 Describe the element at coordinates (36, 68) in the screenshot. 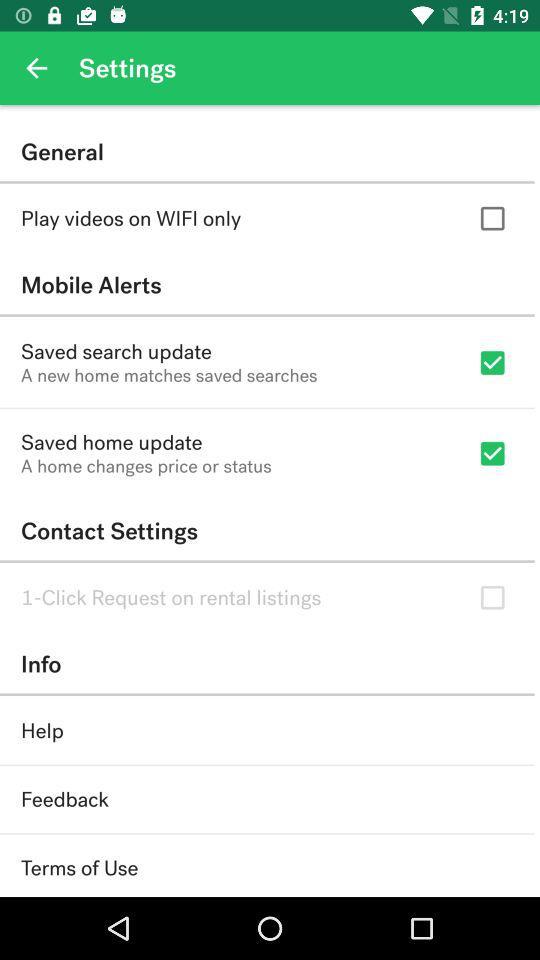

I see `the item above the general item` at that location.